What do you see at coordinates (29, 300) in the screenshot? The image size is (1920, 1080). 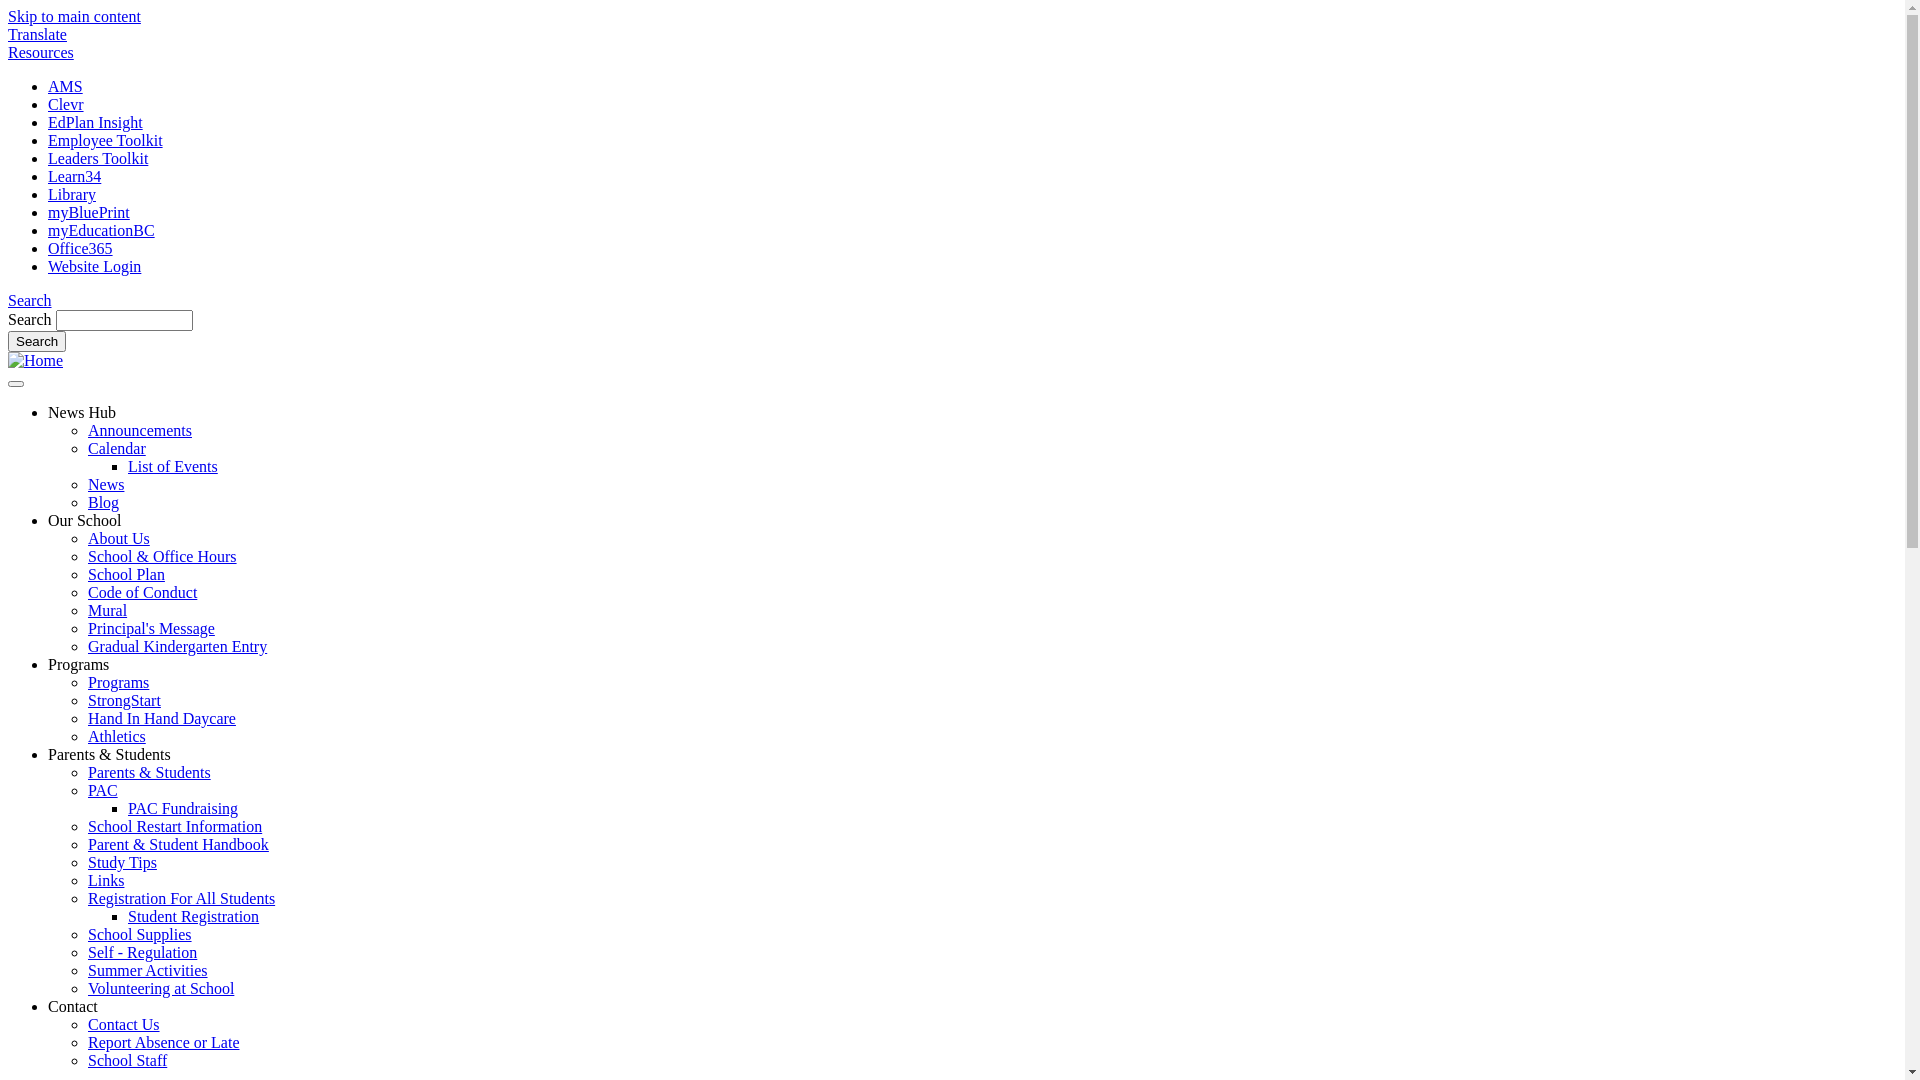 I see `'Search'` at bounding box center [29, 300].